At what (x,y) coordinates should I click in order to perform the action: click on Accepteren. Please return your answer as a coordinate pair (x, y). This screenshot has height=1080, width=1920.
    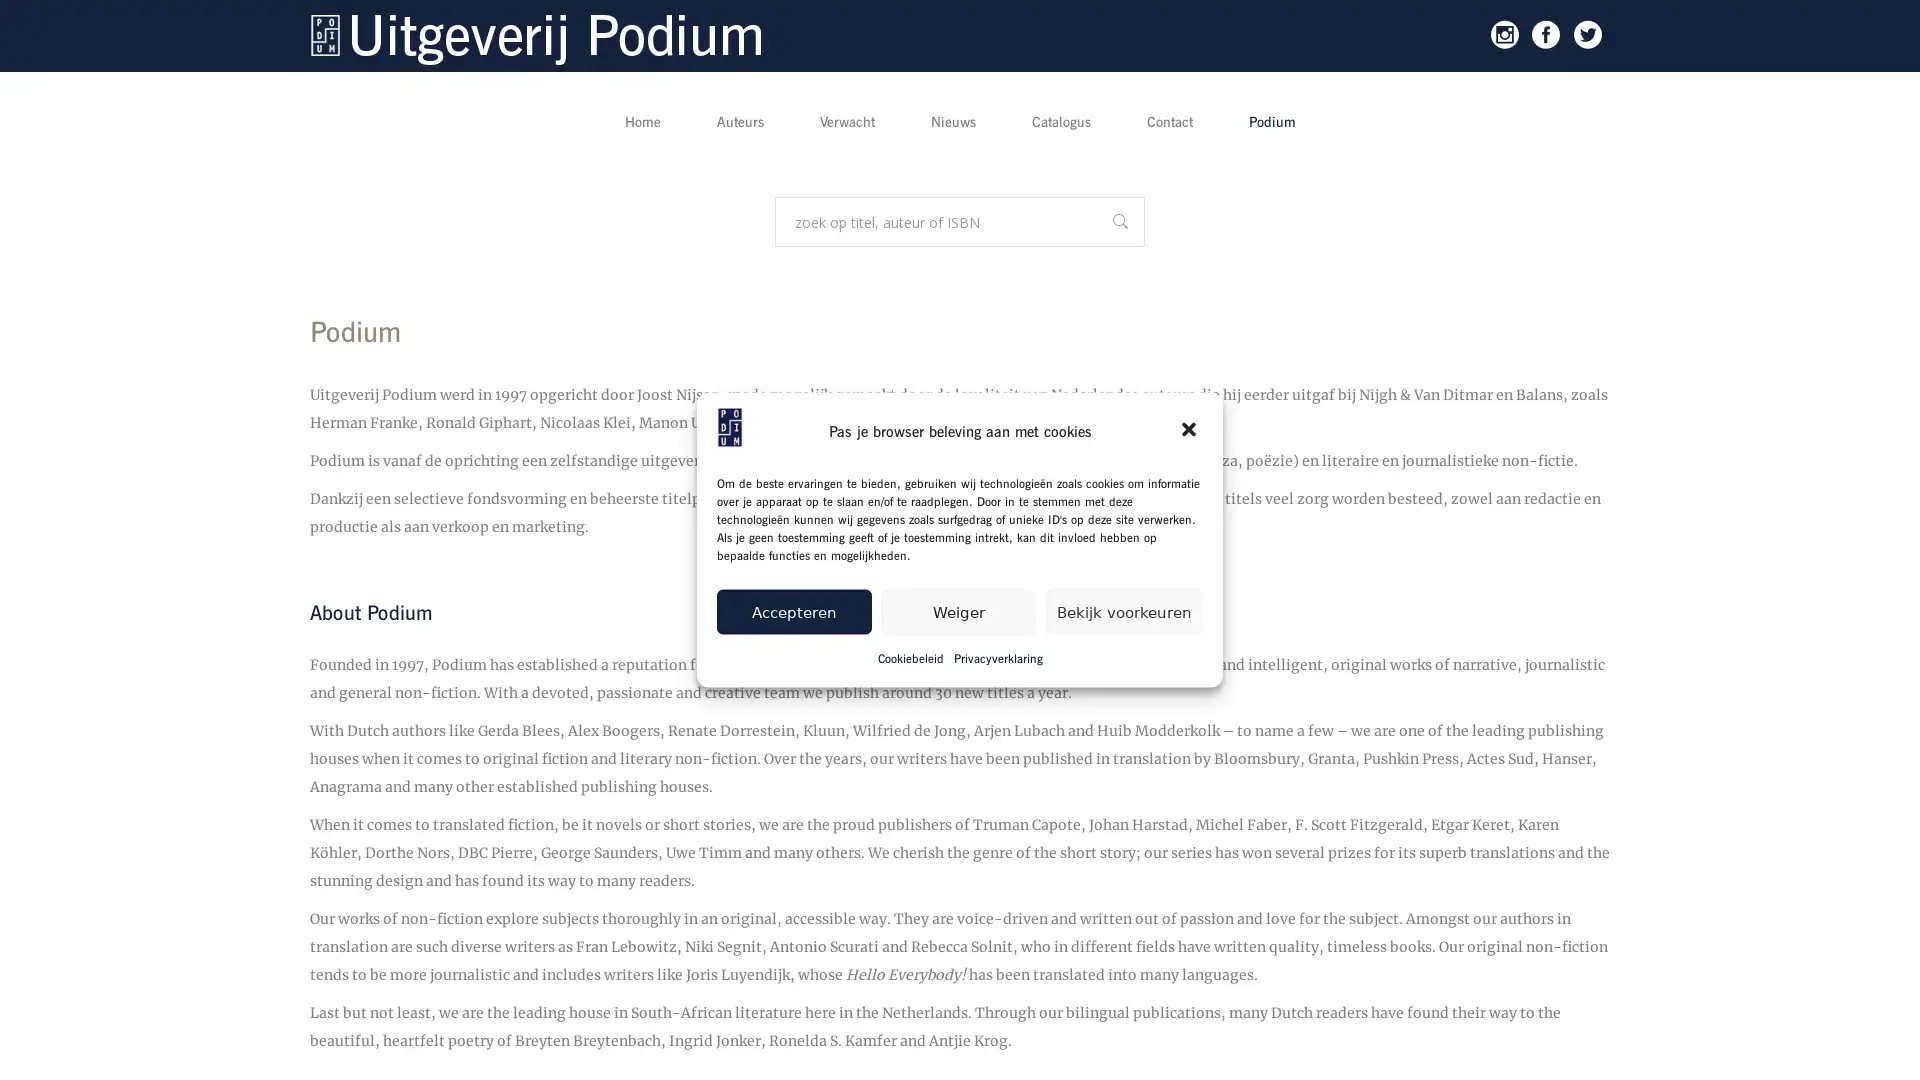
    Looking at the image, I should click on (792, 610).